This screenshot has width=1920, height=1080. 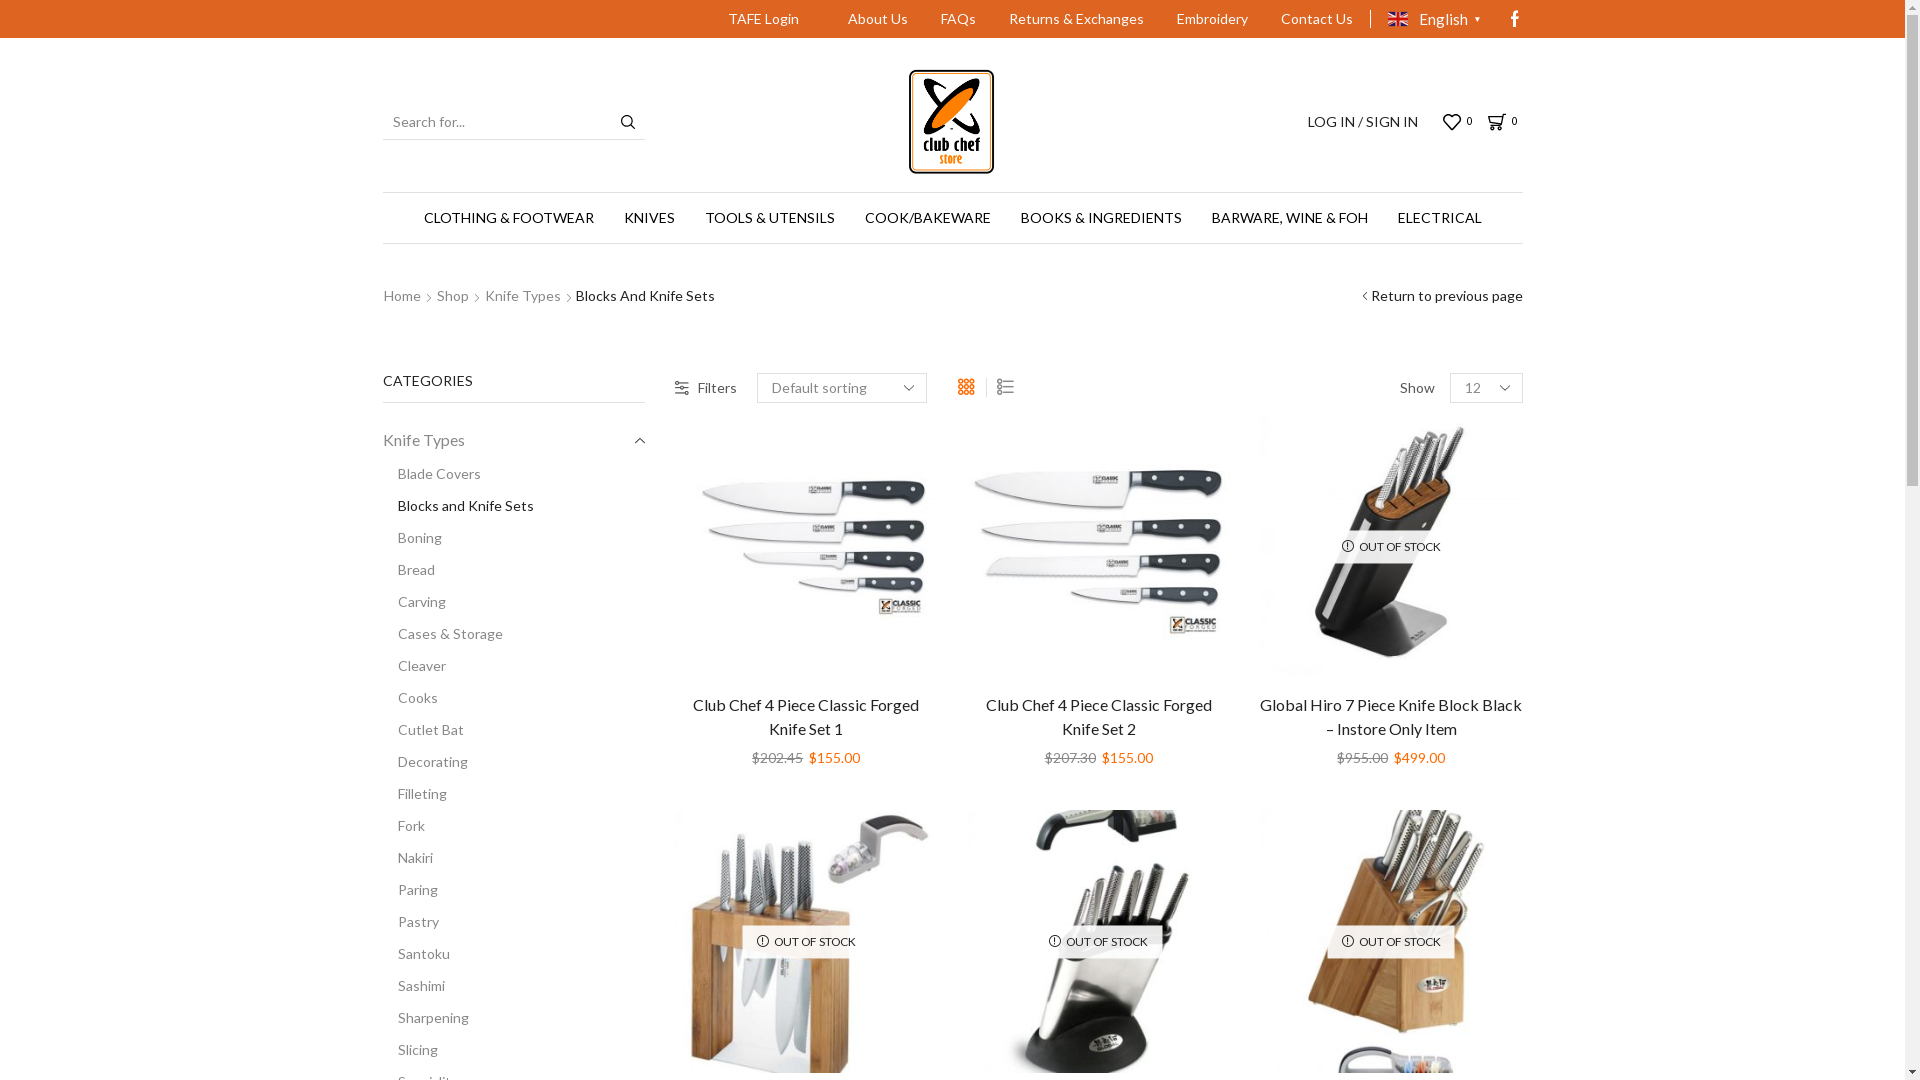 What do you see at coordinates (834, 19) in the screenshot?
I see `'About Us'` at bounding box center [834, 19].